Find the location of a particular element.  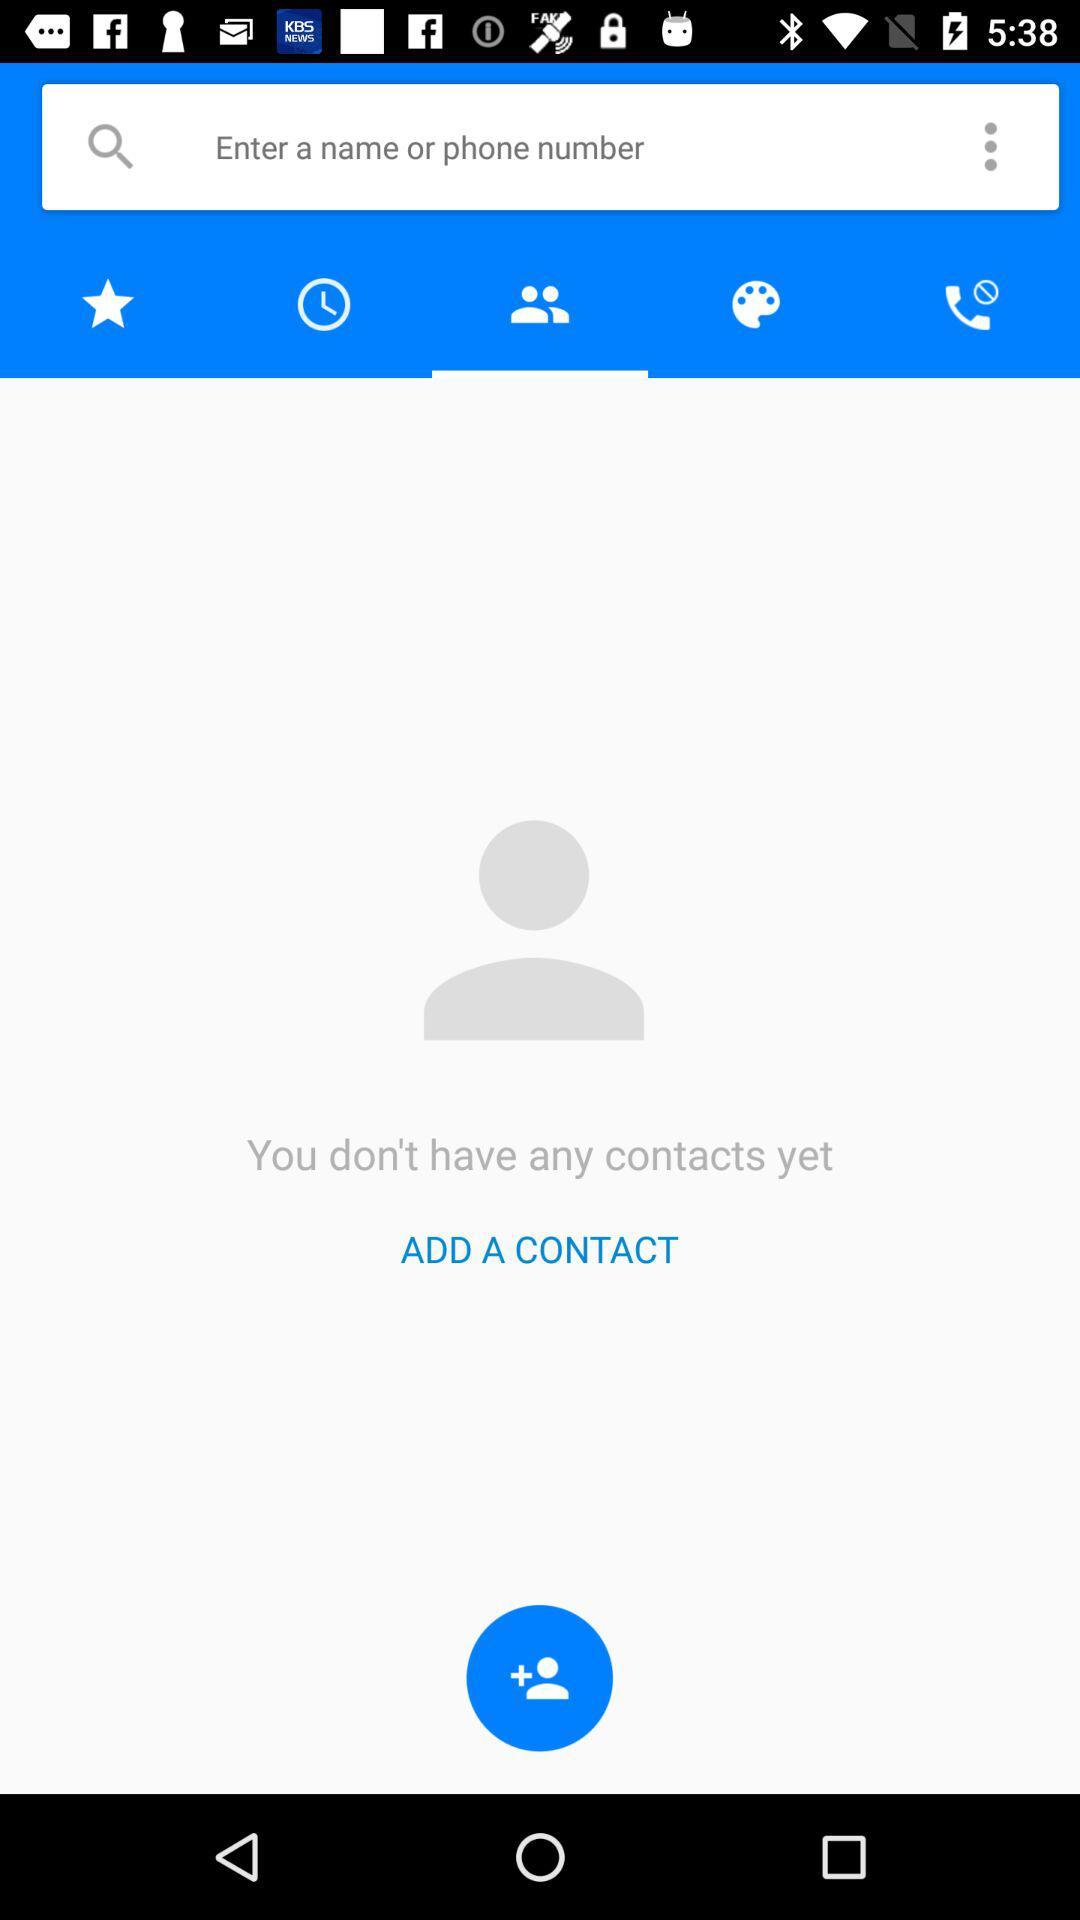

clock is located at coordinates (323, 303).